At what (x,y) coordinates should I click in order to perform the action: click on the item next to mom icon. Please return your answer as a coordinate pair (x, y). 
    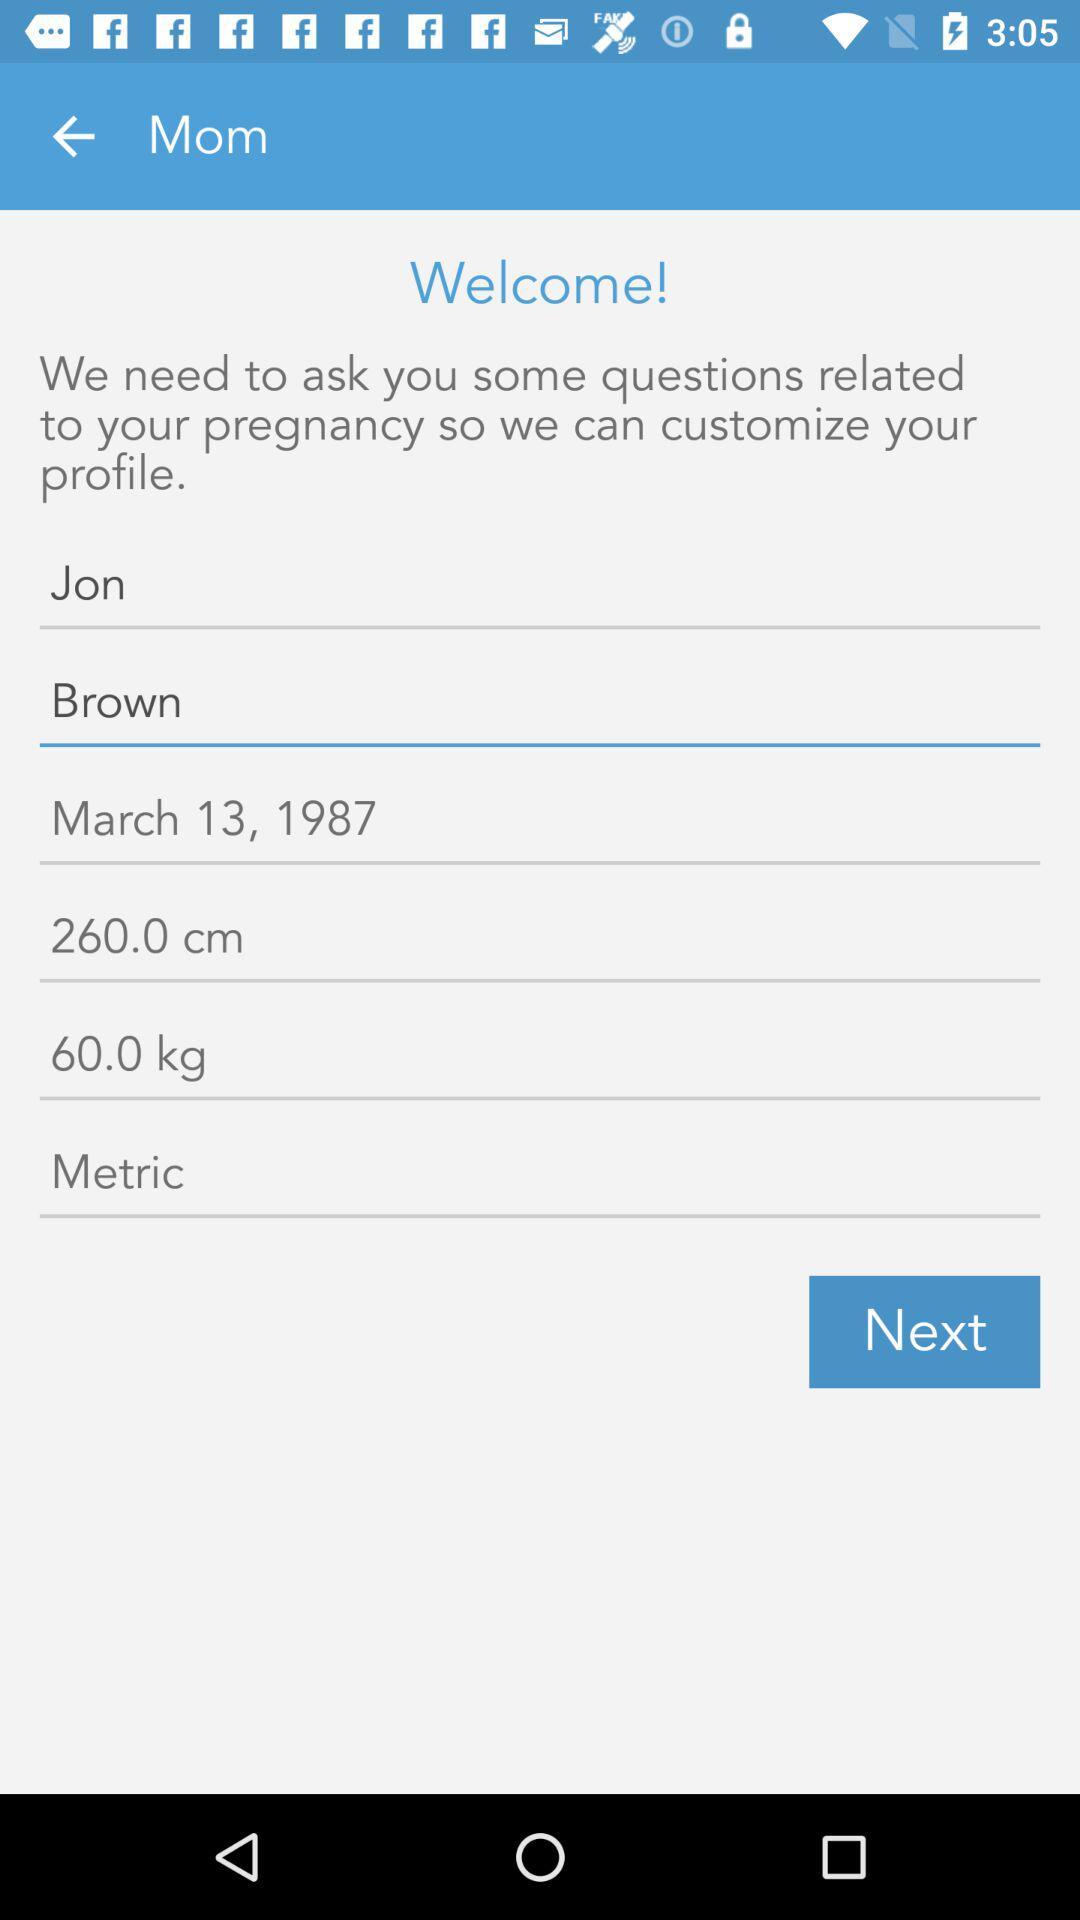
    Looking at the image, I should click on (72, 135).